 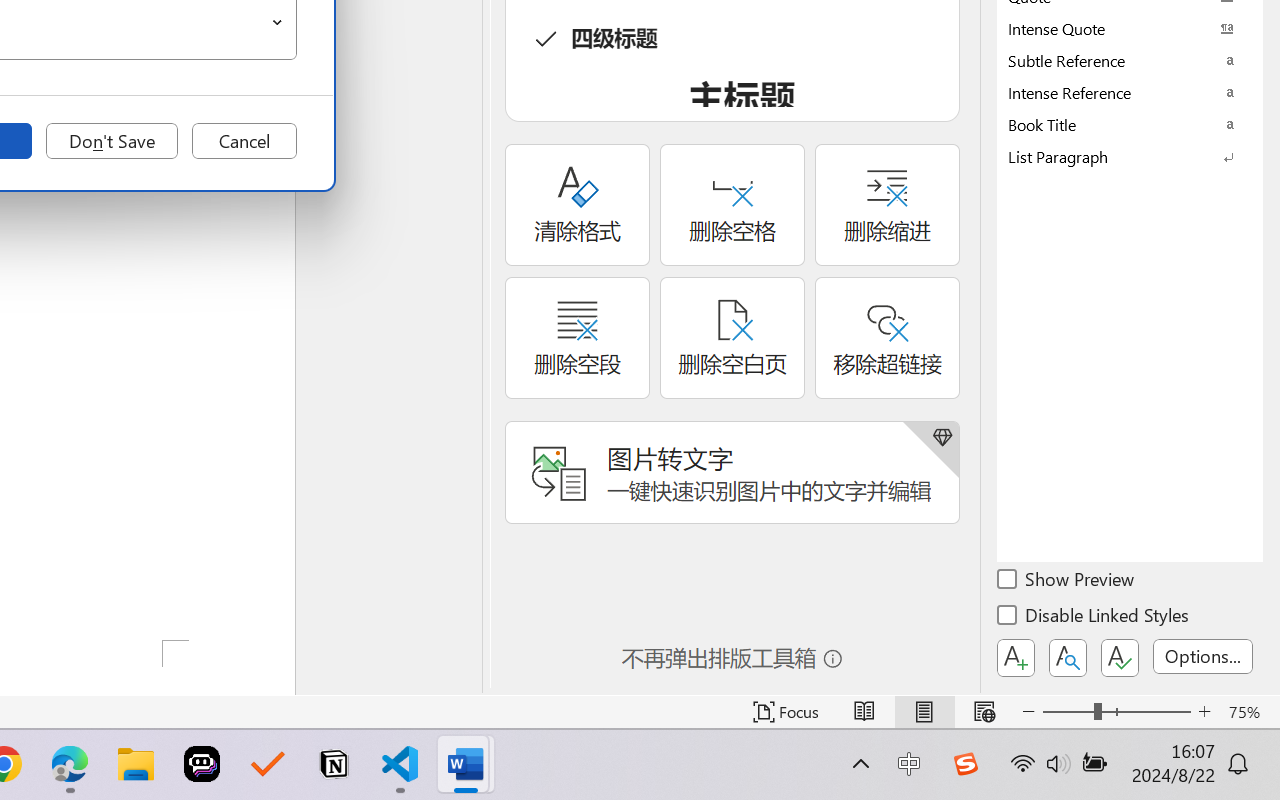 What do you see at coordinates (785, 711) in the screenshot?
I see `'Focus '` at bounding box center [785, 711].